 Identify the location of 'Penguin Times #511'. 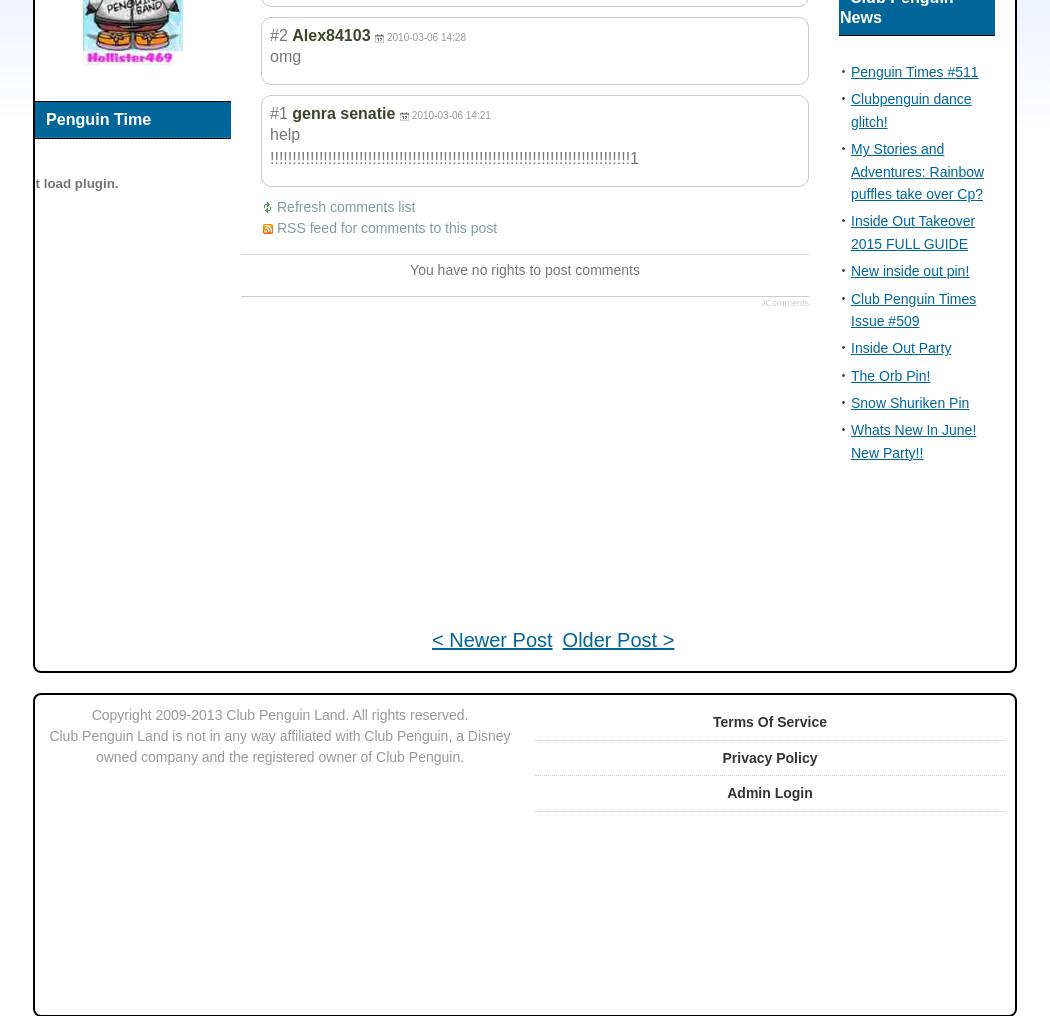
(914, 72).